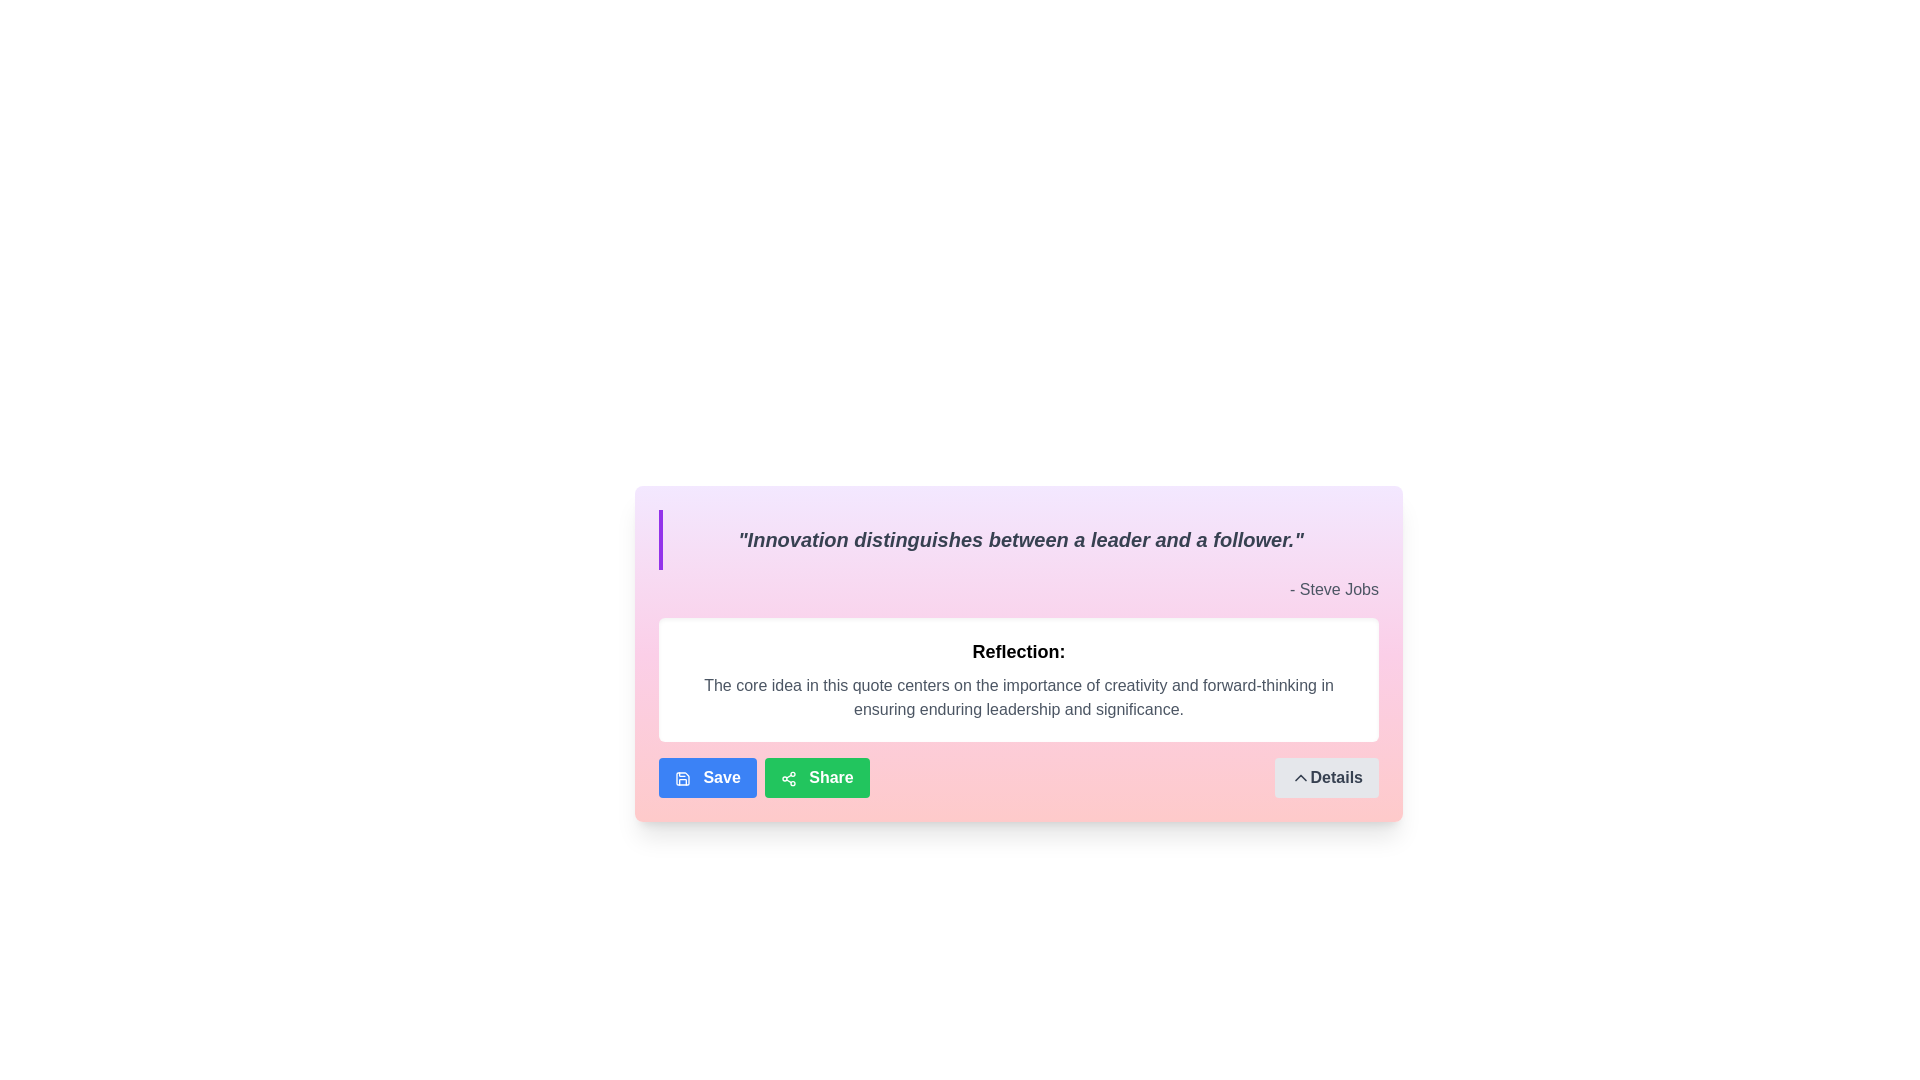 This screenshot has width=1920, height=1080. I want to click on the green rectangular button labeled 'Share' located in the bottom-right section of the card structure, so click(817, 777).